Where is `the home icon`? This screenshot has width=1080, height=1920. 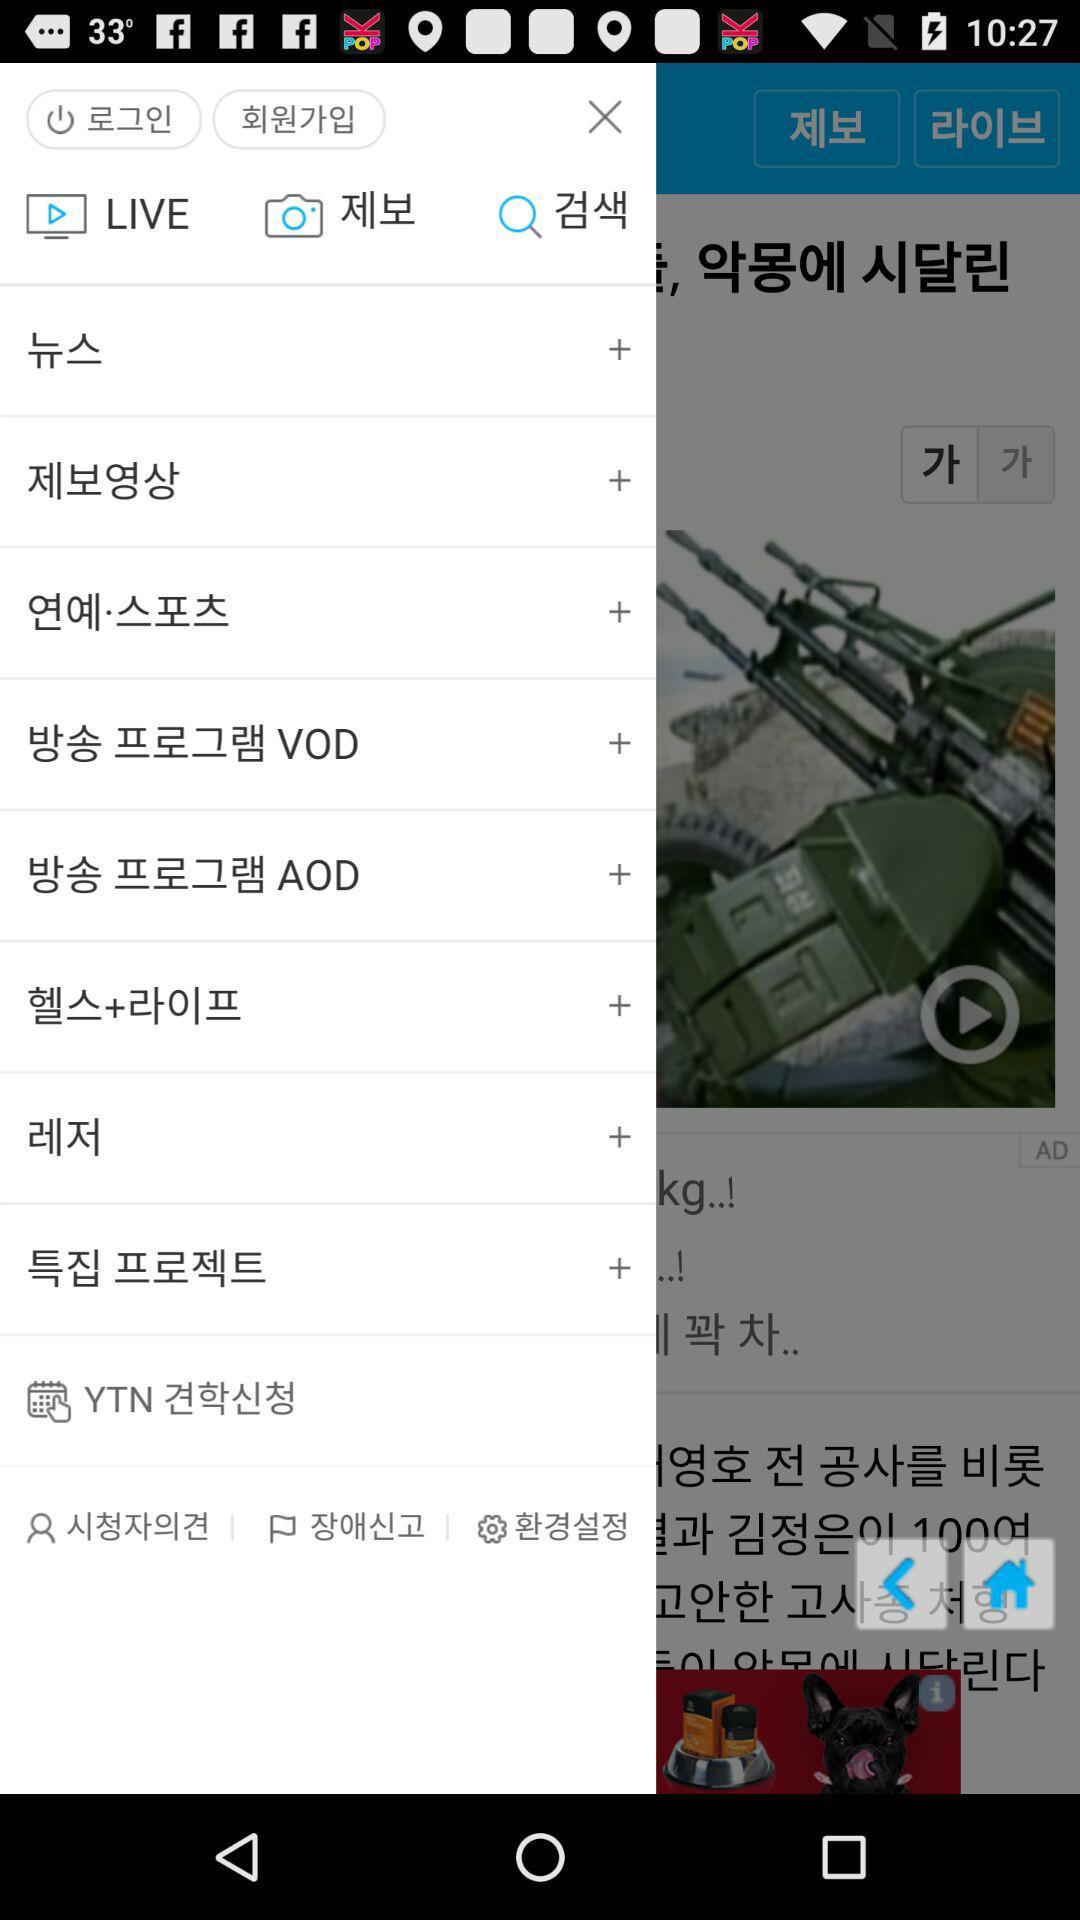
the home icon is located at coordinates (1008, 1694).